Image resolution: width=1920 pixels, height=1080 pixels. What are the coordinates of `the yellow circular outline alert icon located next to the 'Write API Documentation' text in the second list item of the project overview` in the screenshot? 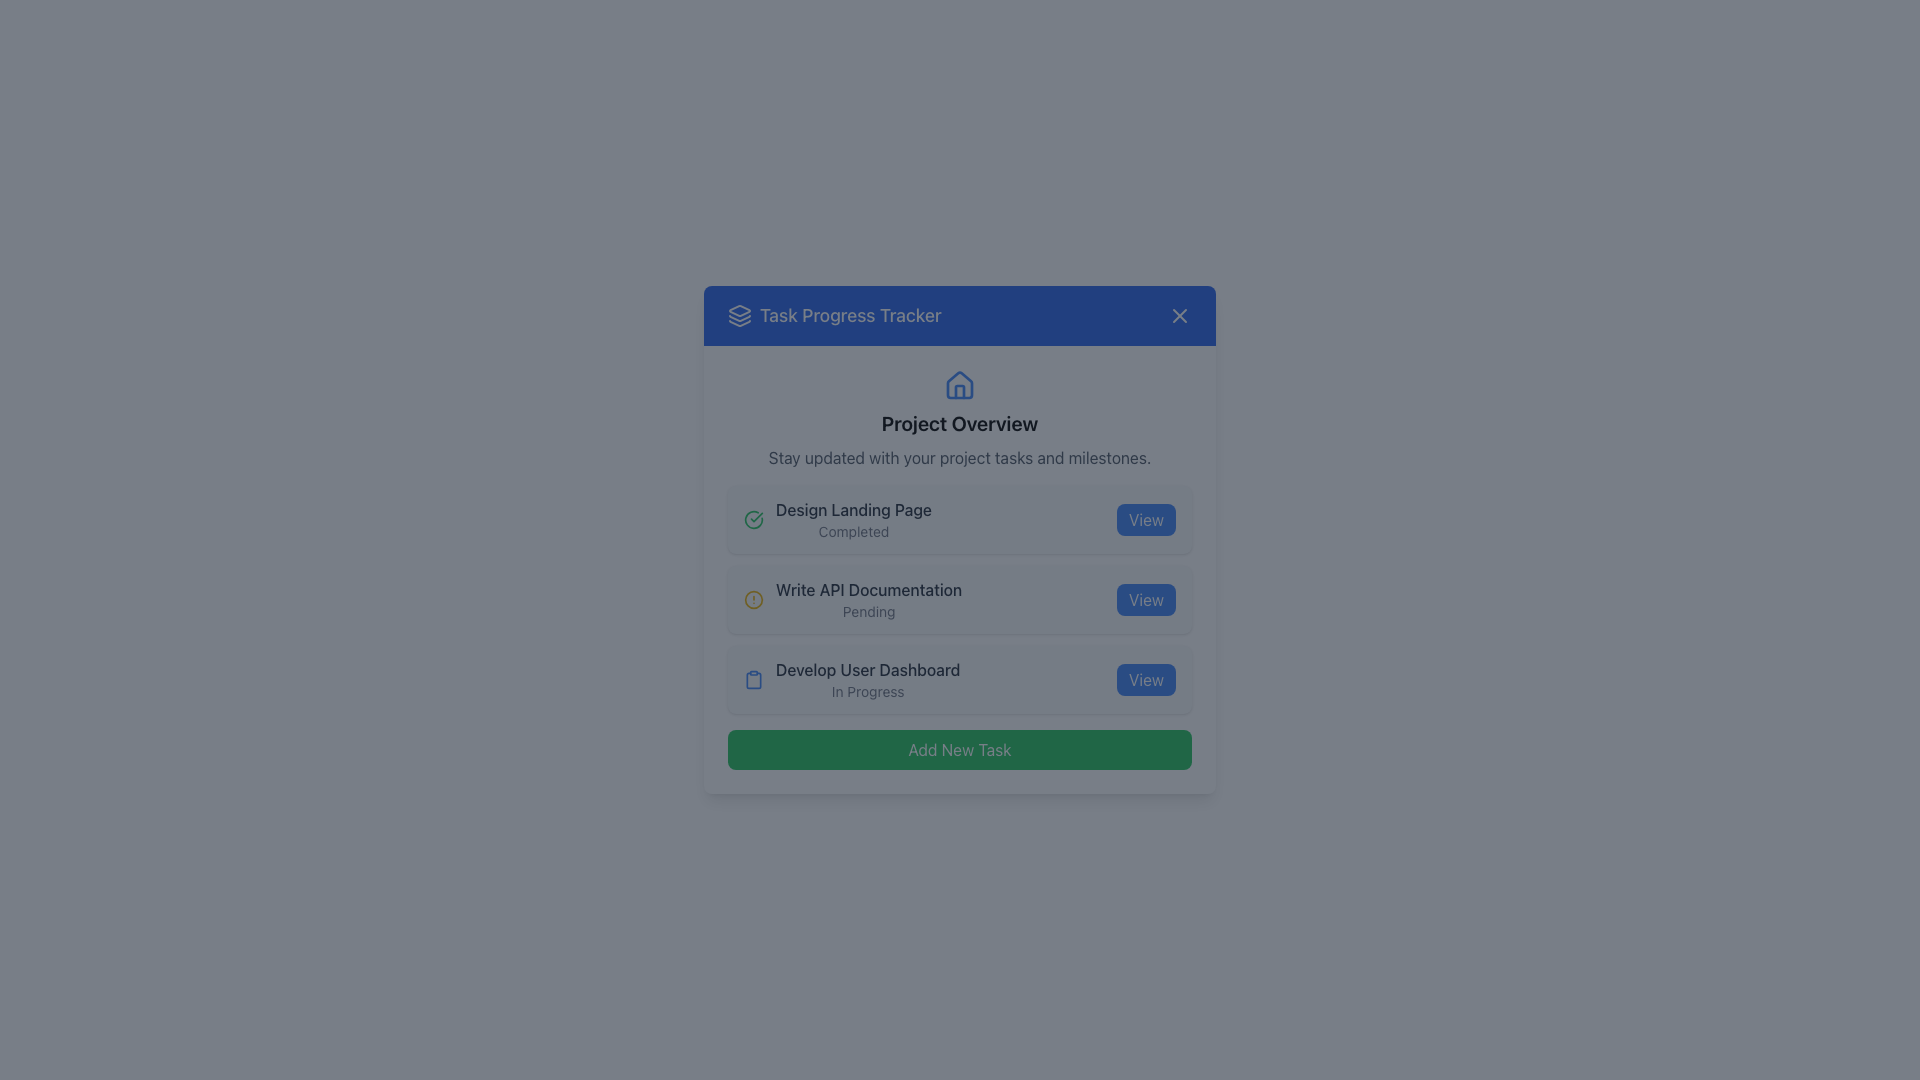 It's located at (752, 599).